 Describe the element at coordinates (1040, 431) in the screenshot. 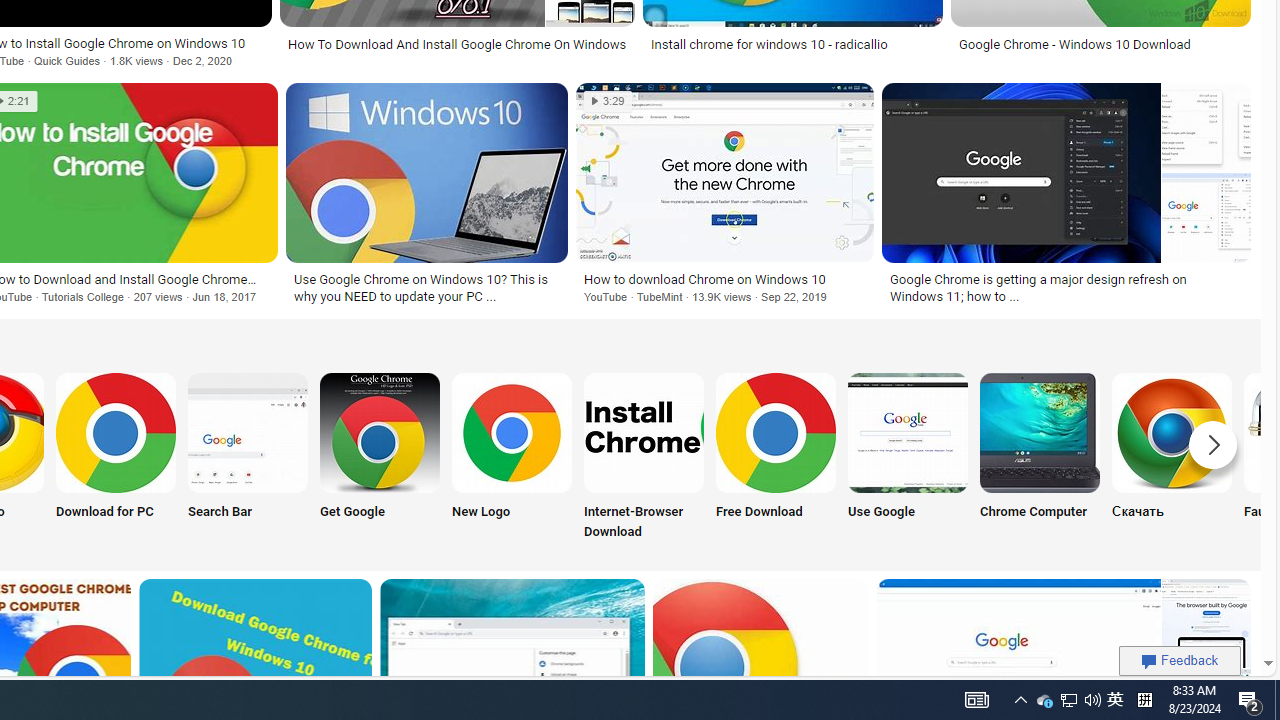

I see `'Chrome Computer'` at that location.